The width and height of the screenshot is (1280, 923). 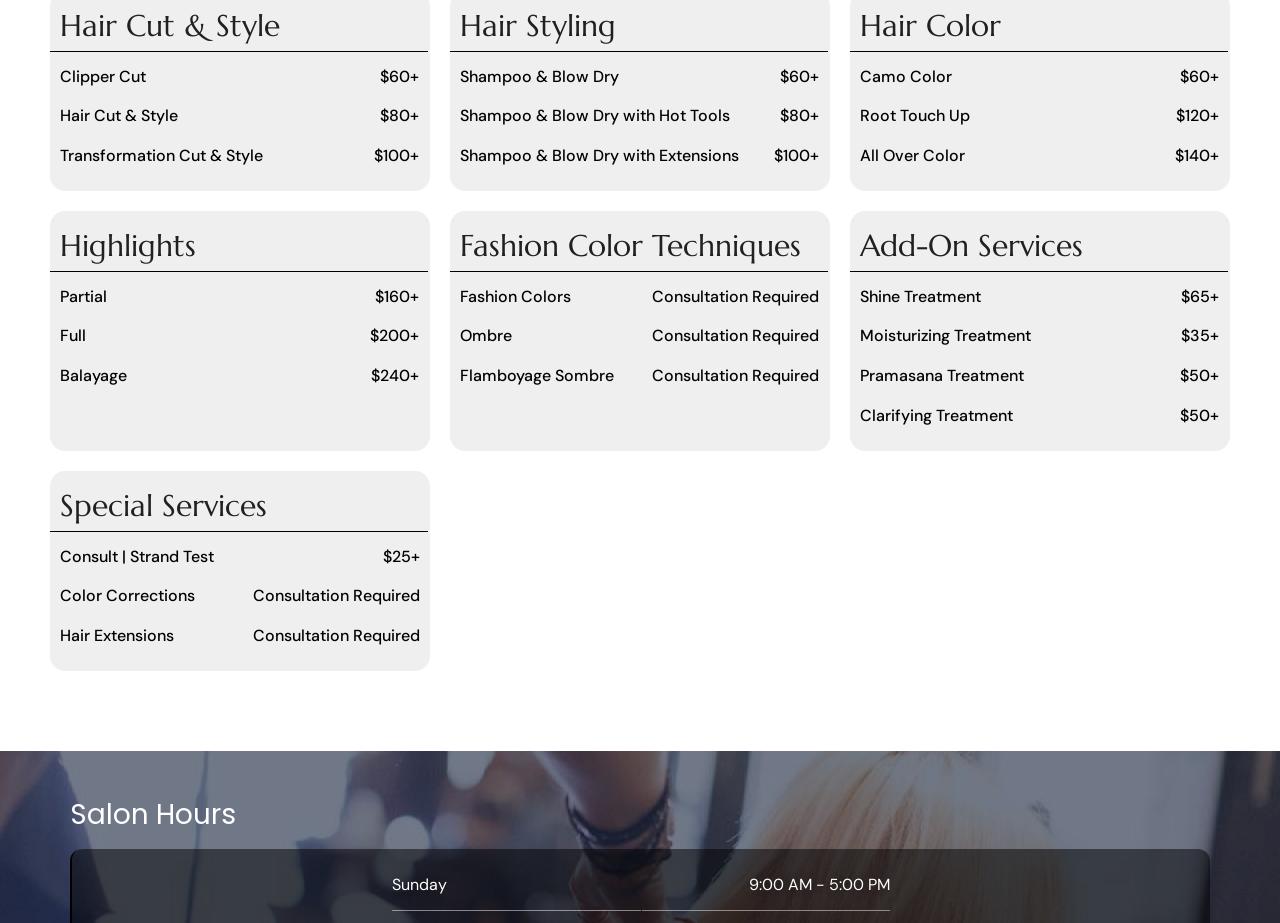 What do you see at coordinates (1180, 335) in the screenshot?
I see `'$35+'` at bounding box center [1180, 335].